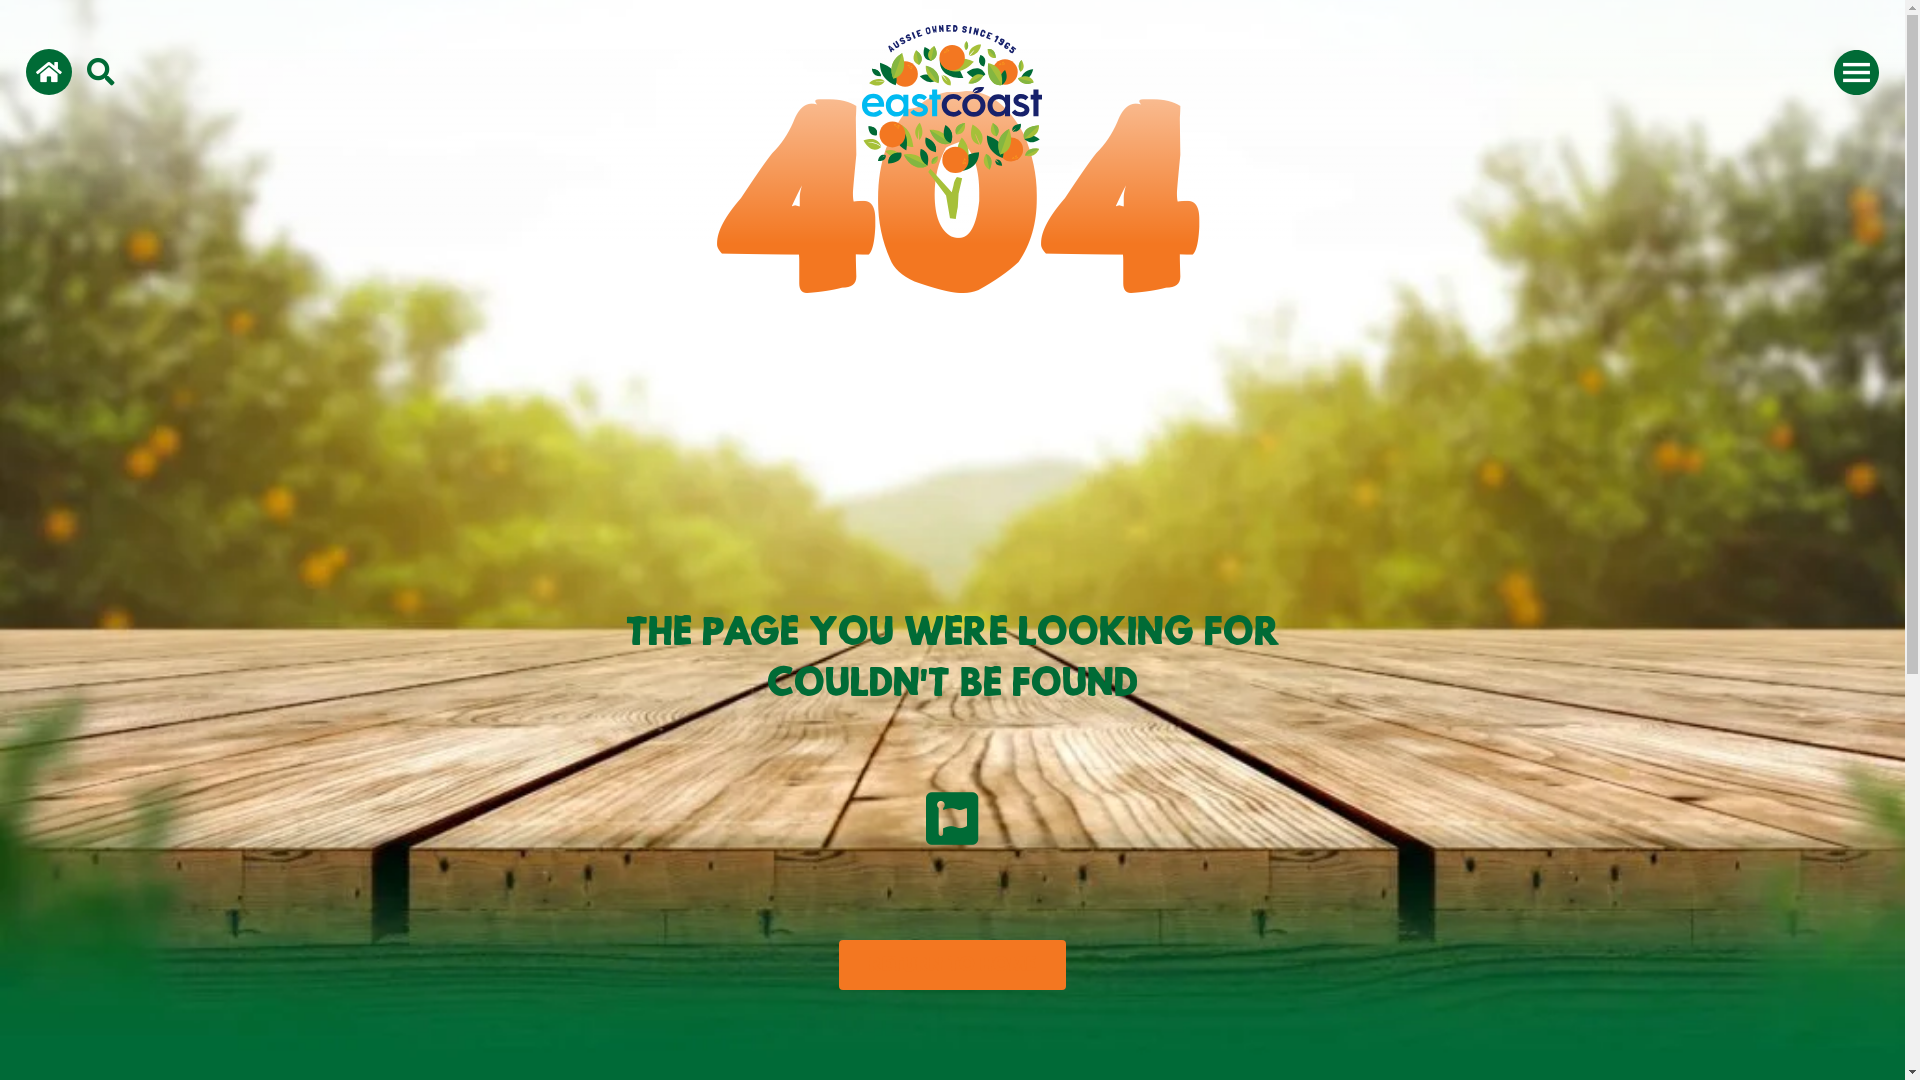 The height and width of the screenshot is (1080, 1920). What do you see at coordinates (839, 963) in the screenshot?
I see `'Return to home'` at bounding box center [839, 963].